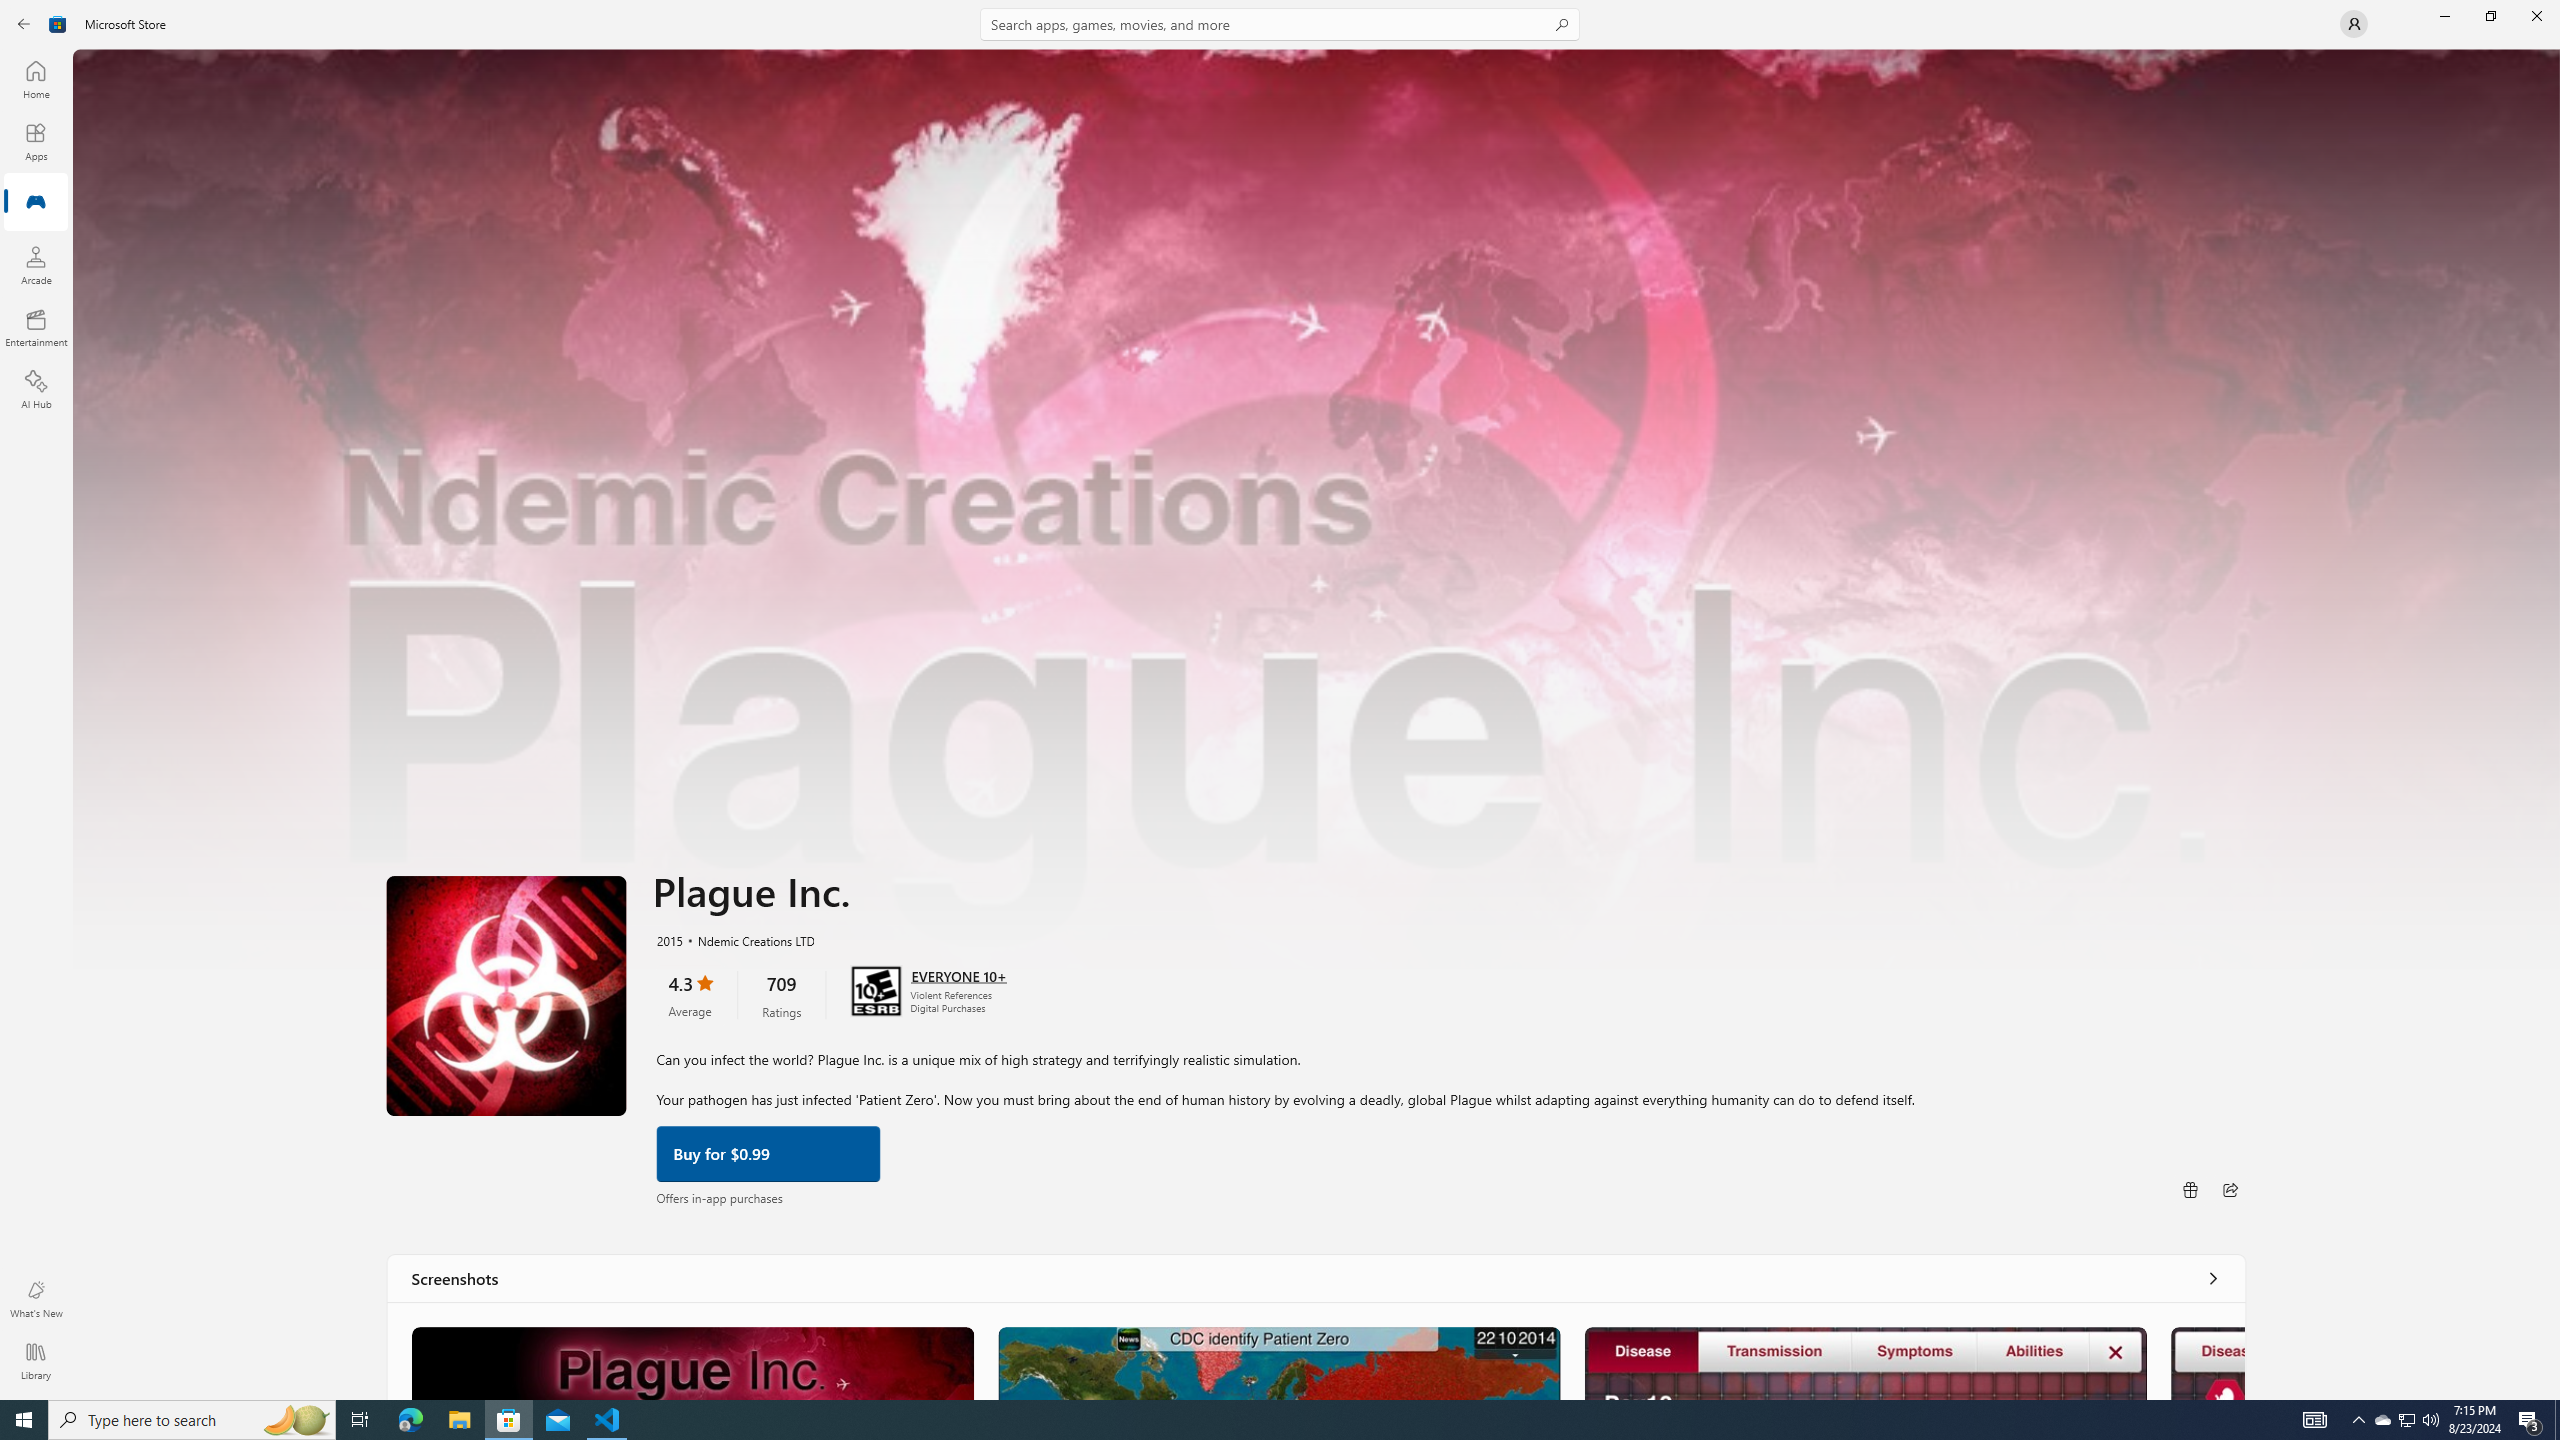  Describe the element at coordinates (767, 1152) in the screenshot. I see `'Buy'` at that location.